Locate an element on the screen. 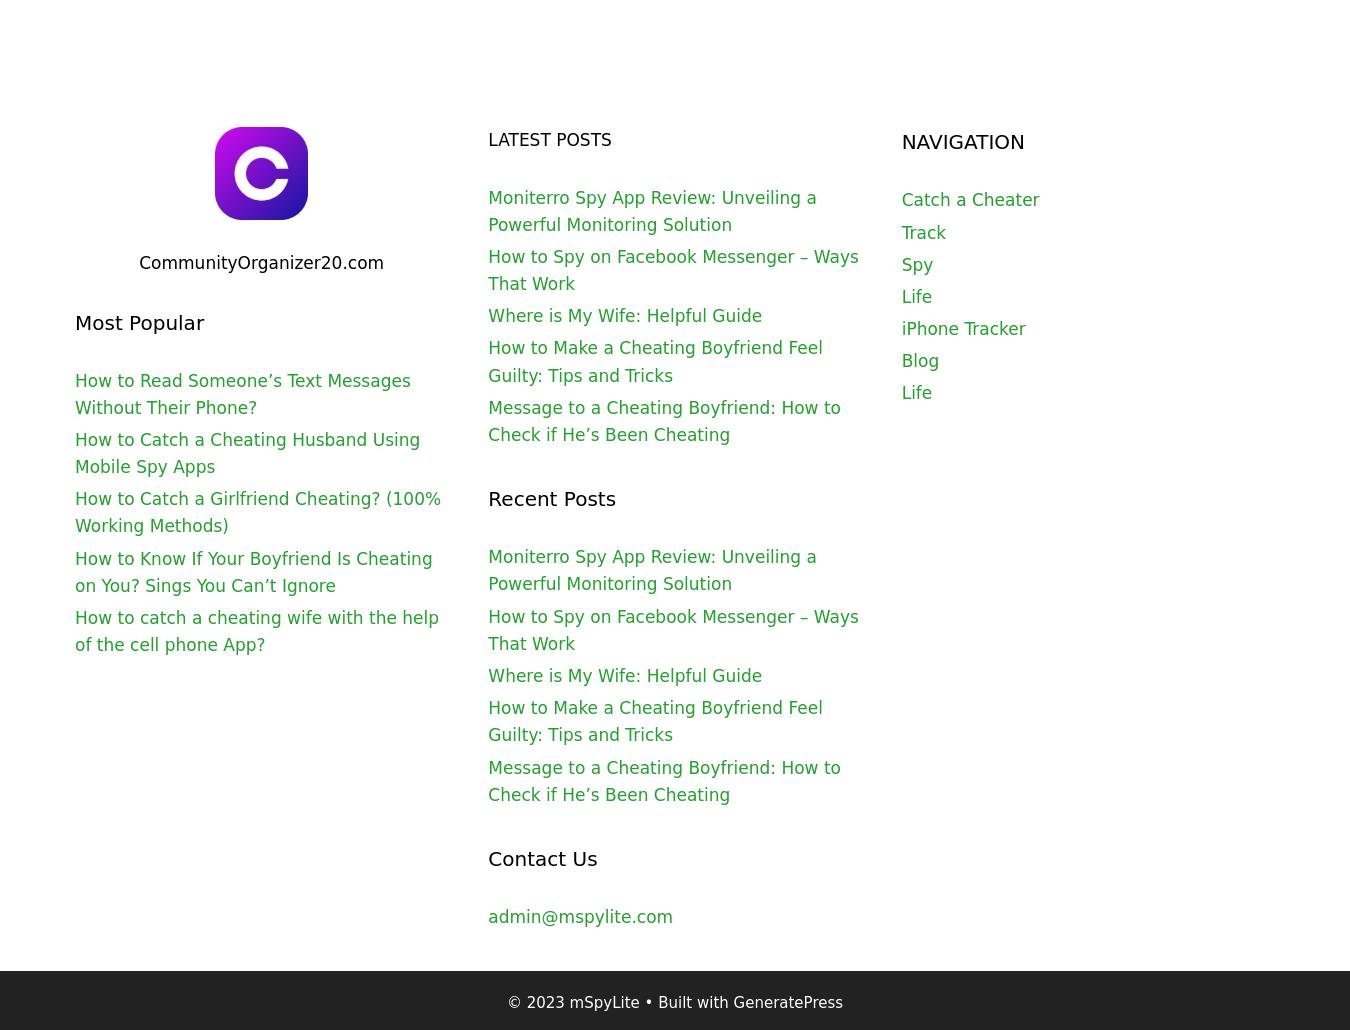 The image size is (1350, 1030). 'How to Catch a Girlfriend Cheating? (100% Working Methods)' is located at coordinates (256, 511).